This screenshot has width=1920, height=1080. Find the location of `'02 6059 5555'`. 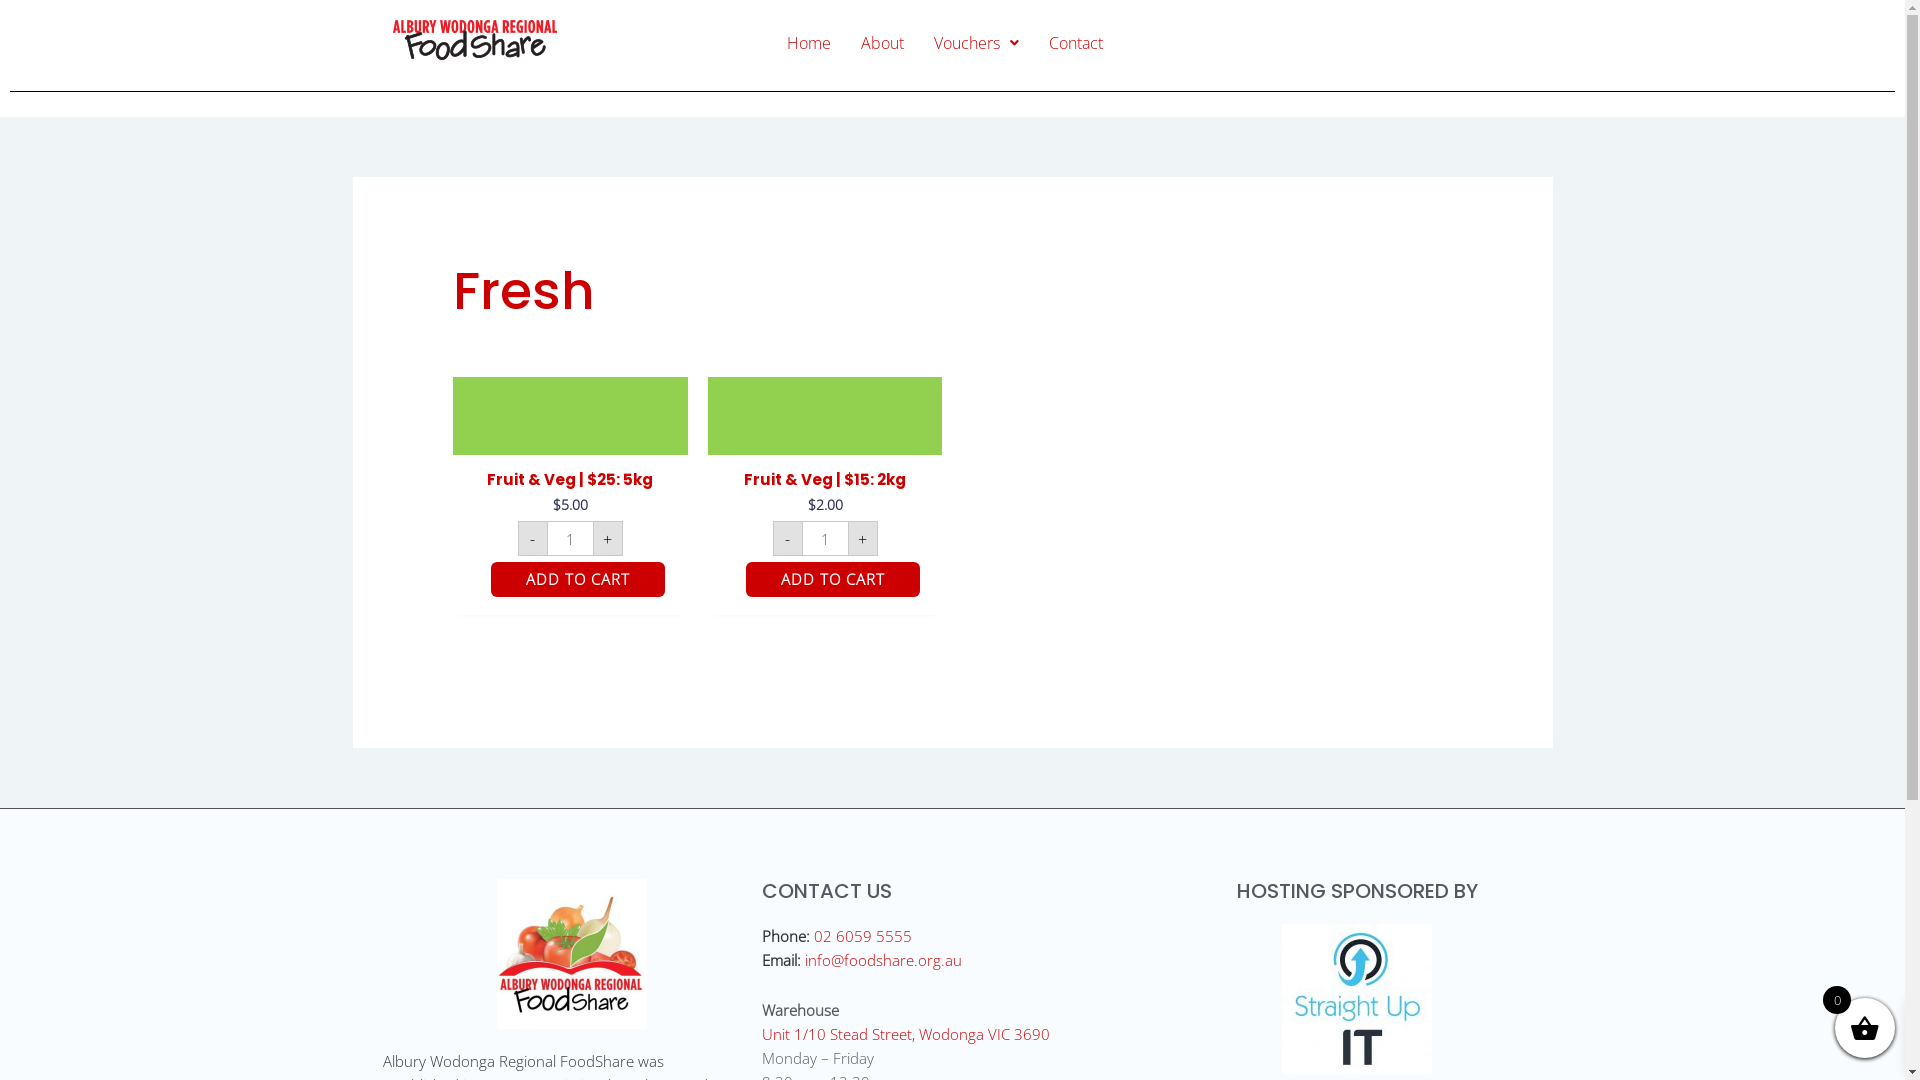

'02 6059 5555' is located at coordinates (863, 936).